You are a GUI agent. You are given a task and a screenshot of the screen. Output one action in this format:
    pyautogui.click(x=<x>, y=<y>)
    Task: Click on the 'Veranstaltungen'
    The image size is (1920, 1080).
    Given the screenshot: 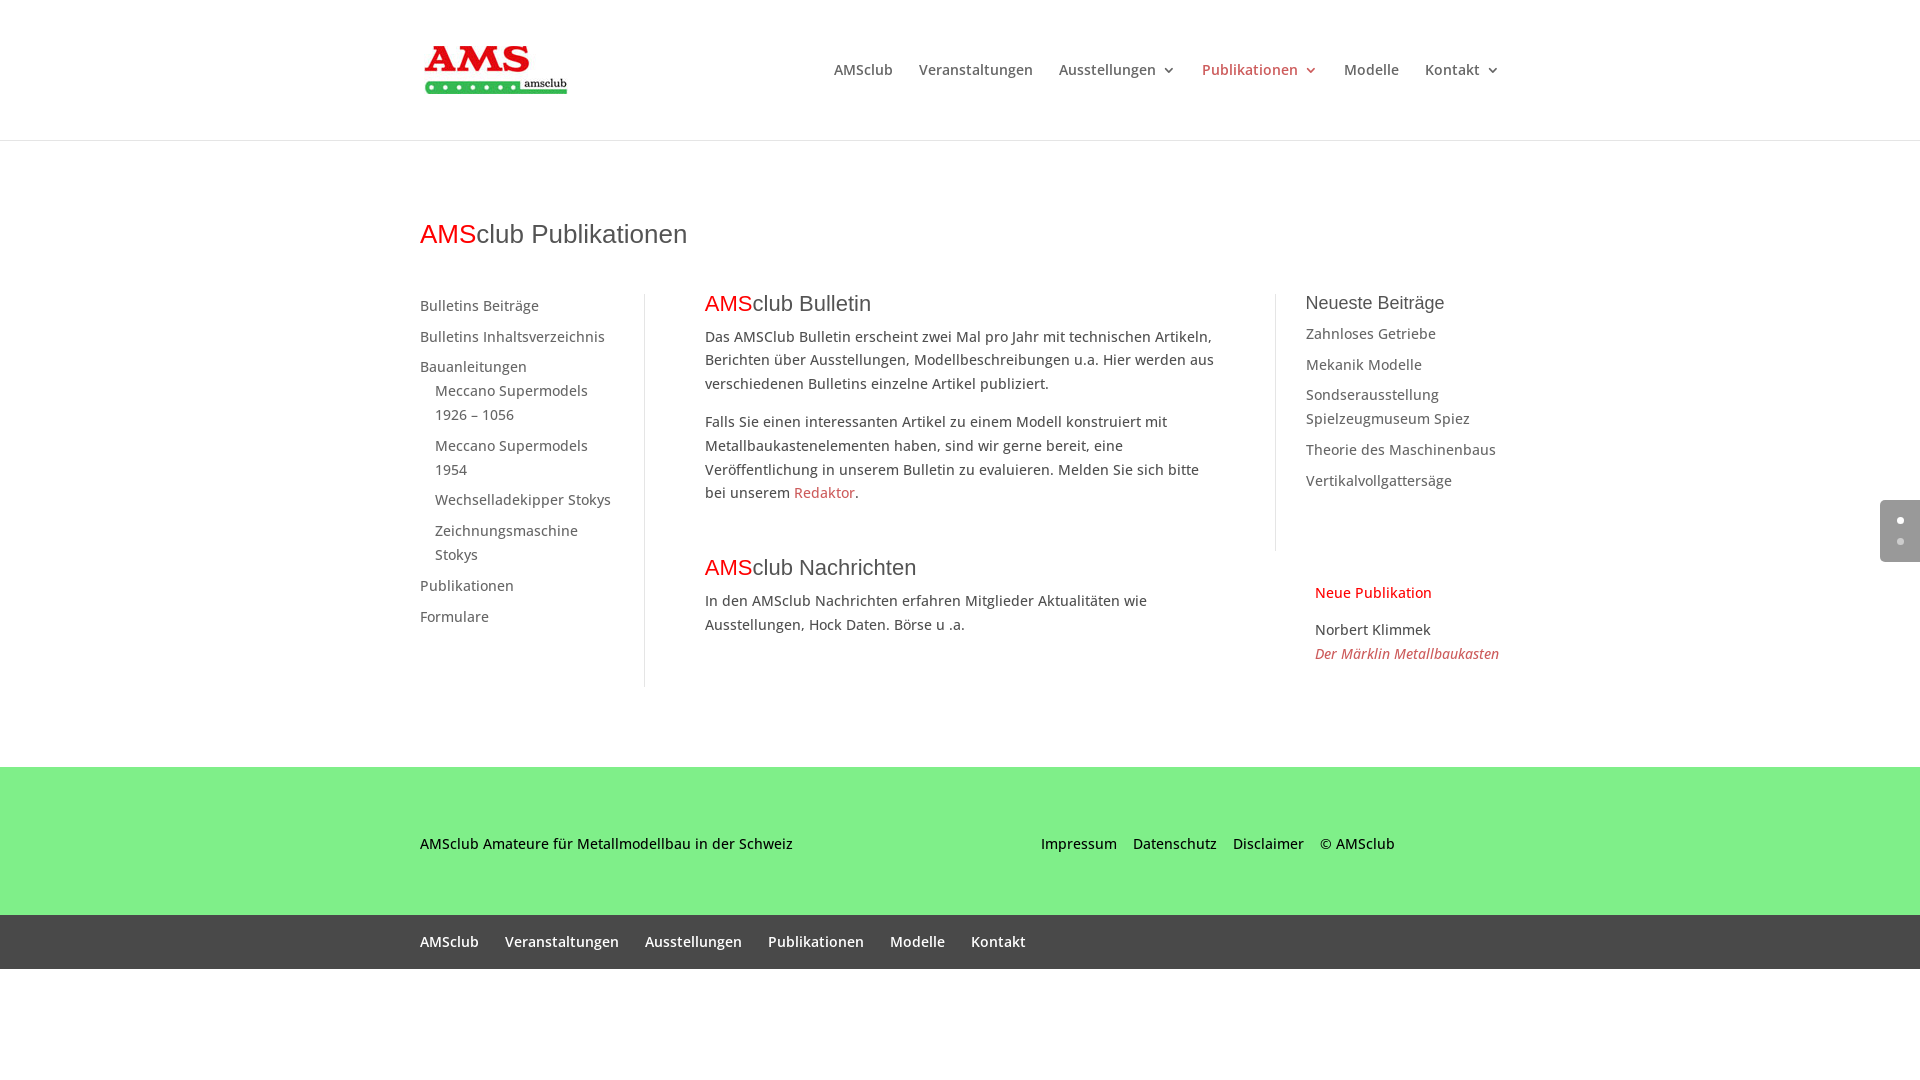 What is the action you would take?
    pyautogui.click(x=560, y=941)
    